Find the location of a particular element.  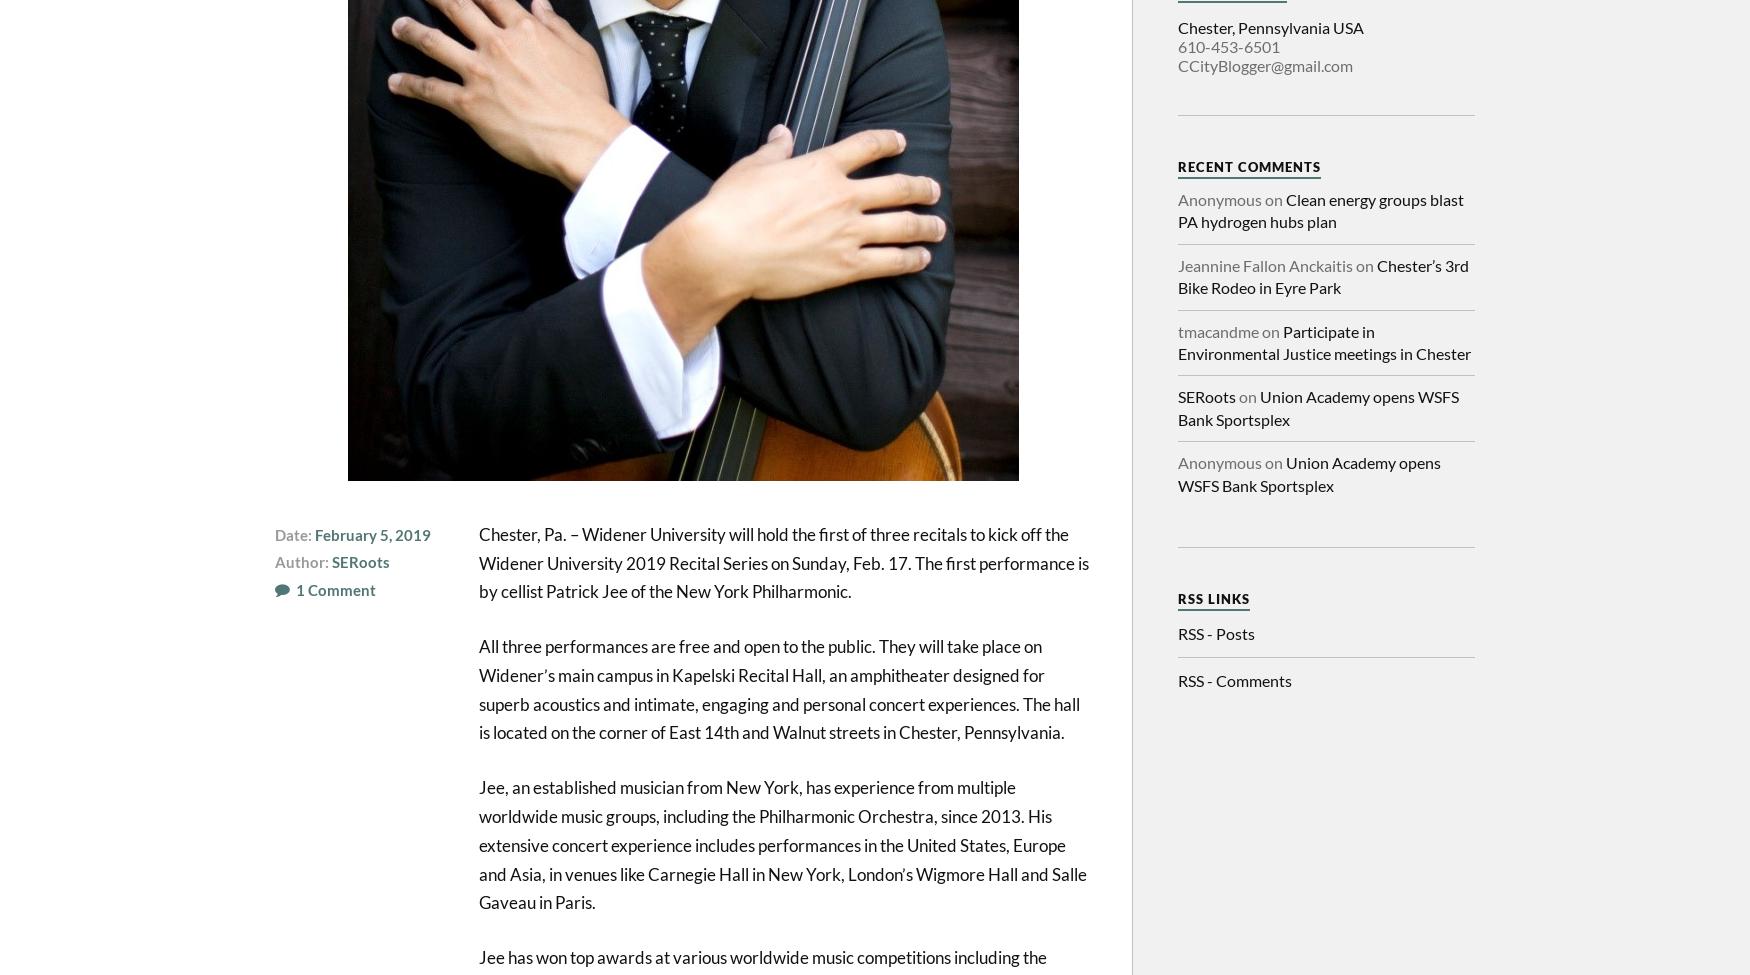

'on' is located at coordinates (1247, 396).